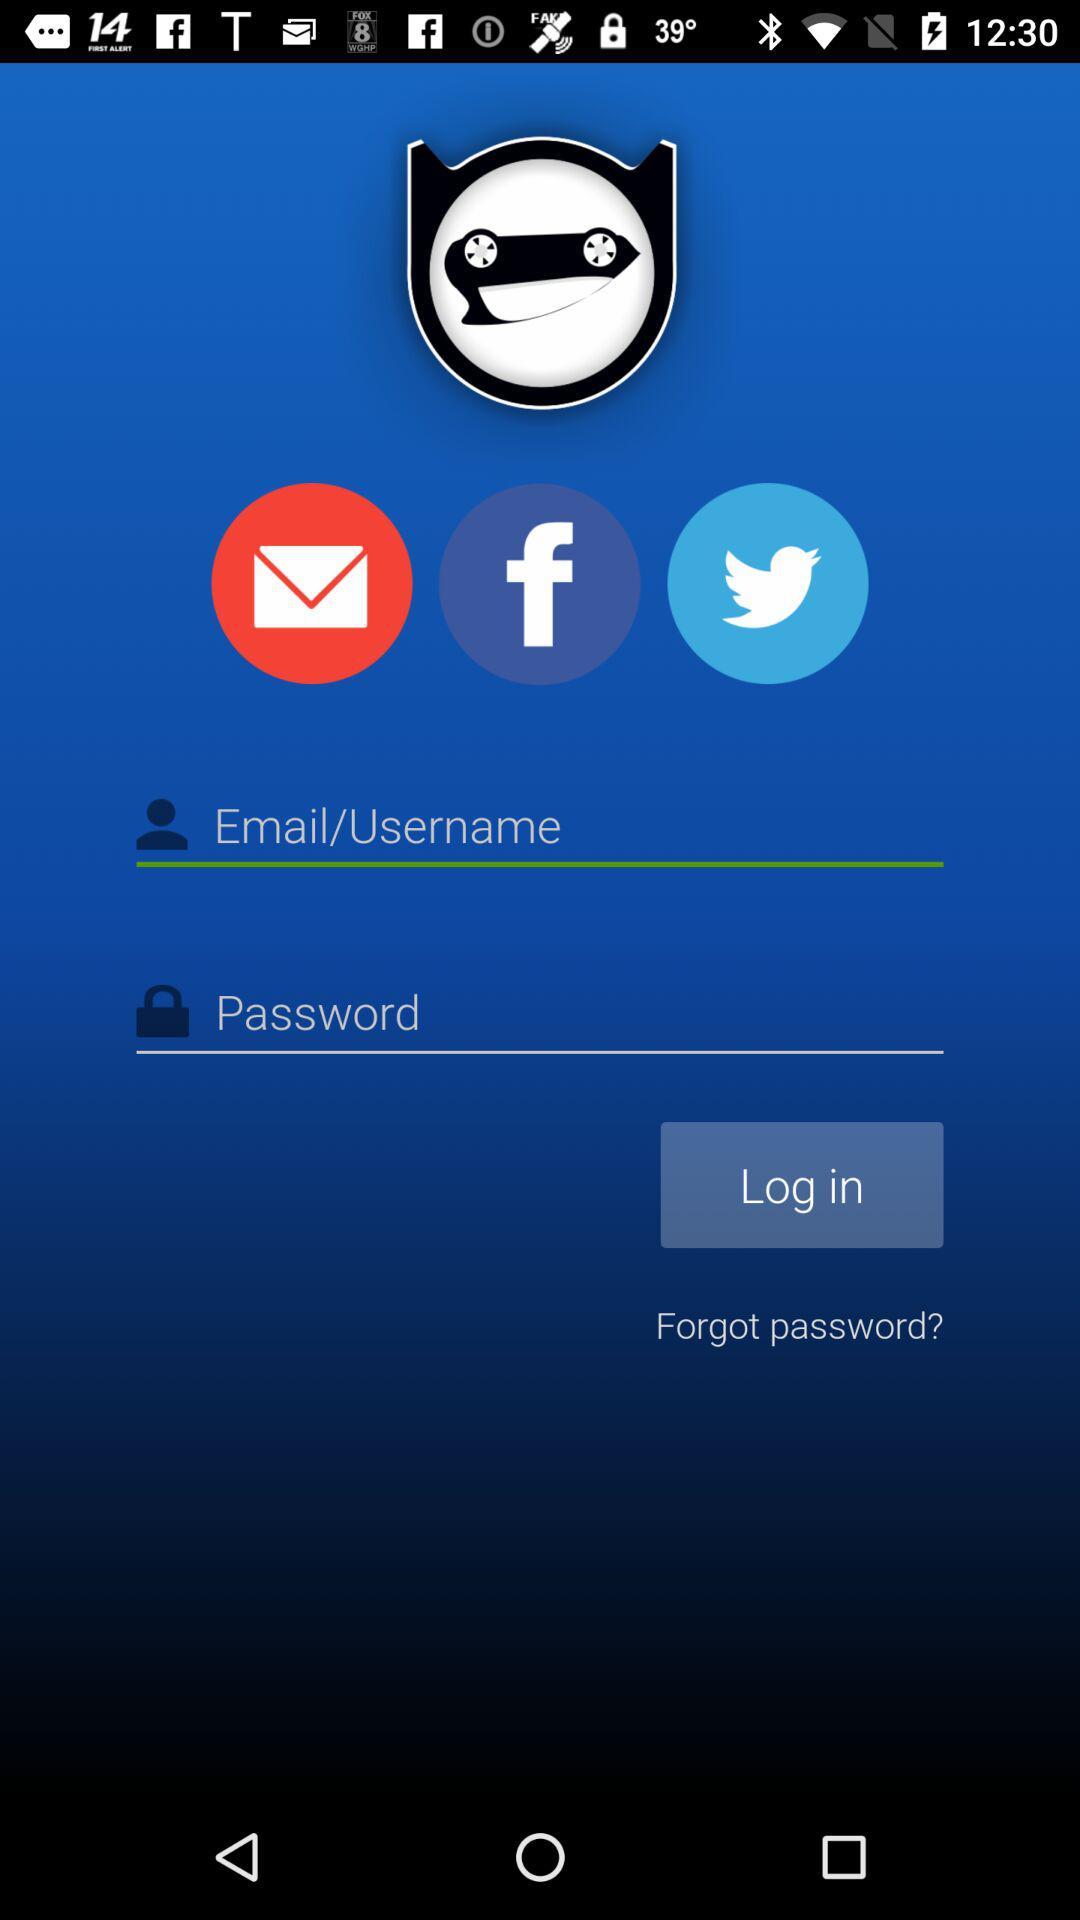  Describe the element at coordinates (540, 583) in the screenshot. I see `login with facebook` at that location.